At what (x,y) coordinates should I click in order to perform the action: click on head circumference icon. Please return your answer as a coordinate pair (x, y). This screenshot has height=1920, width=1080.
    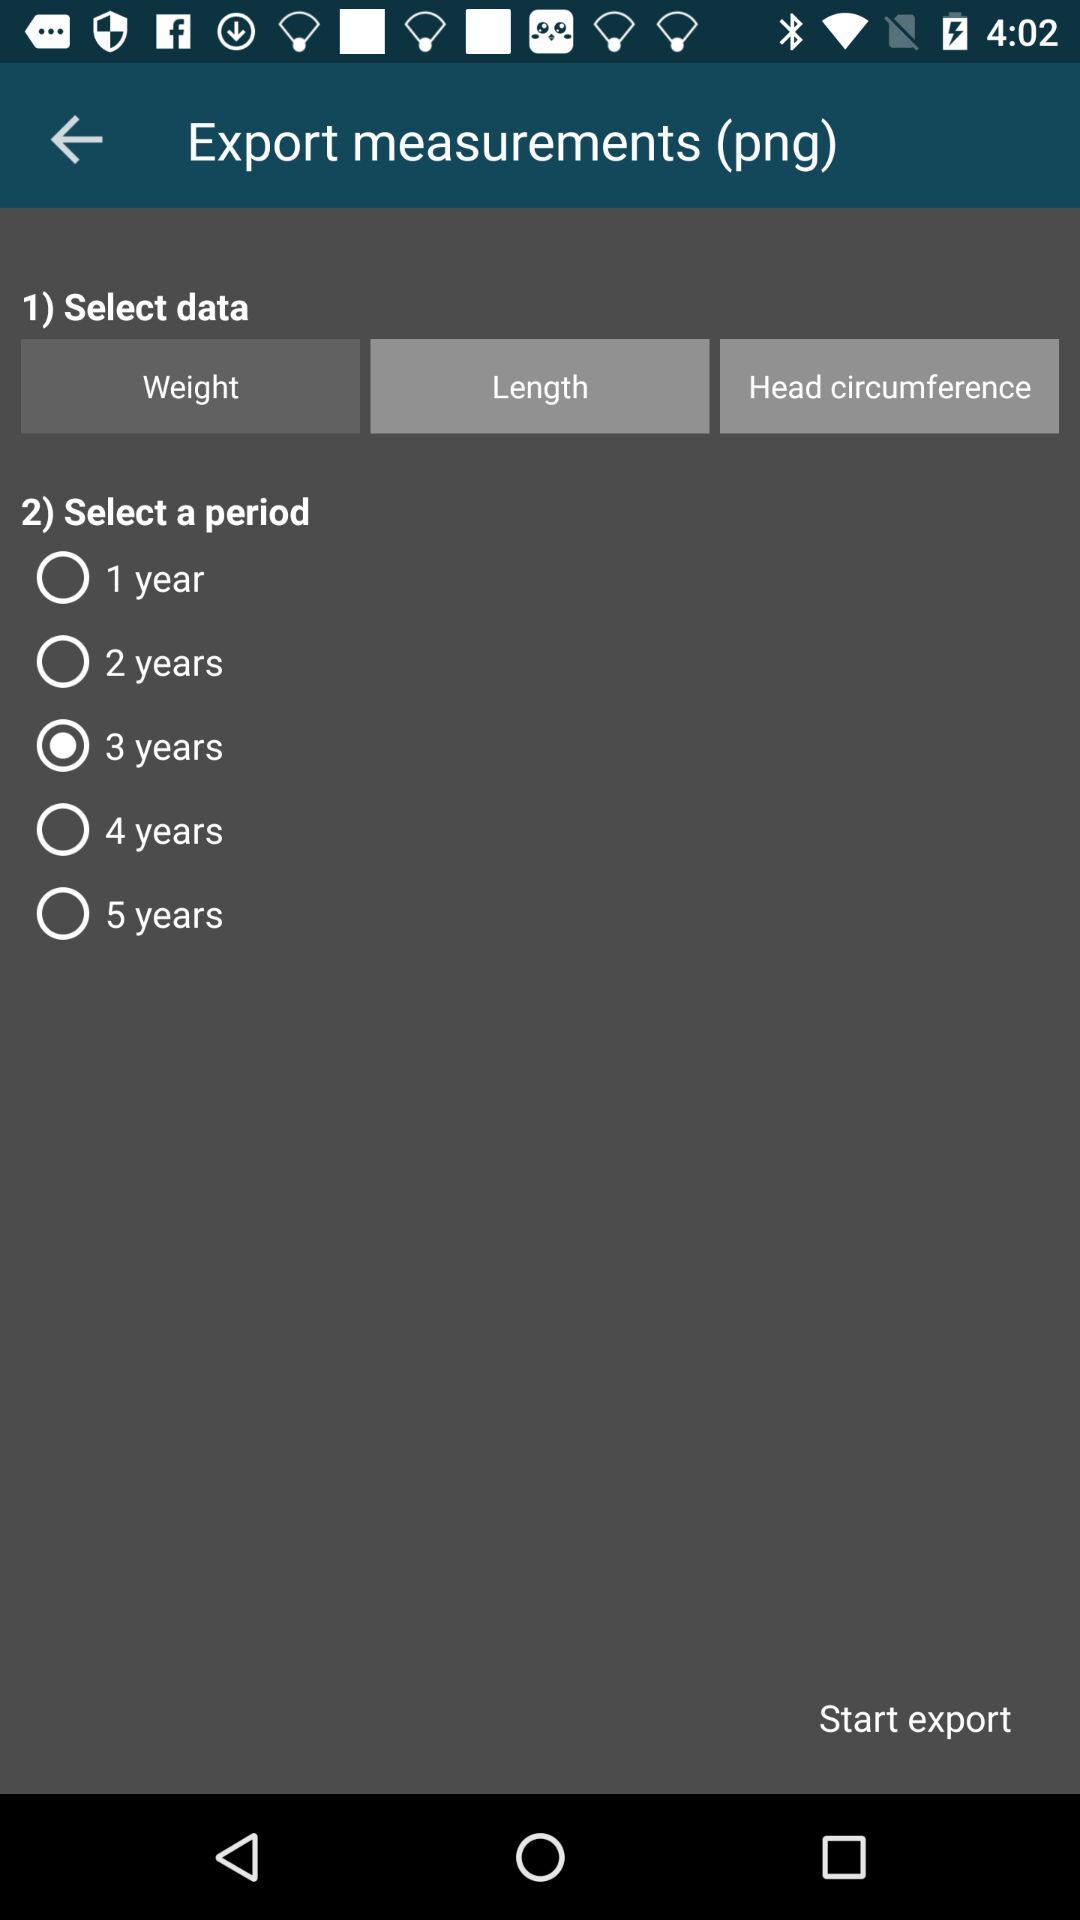
    Looking at the image, I should click on (888, 386).